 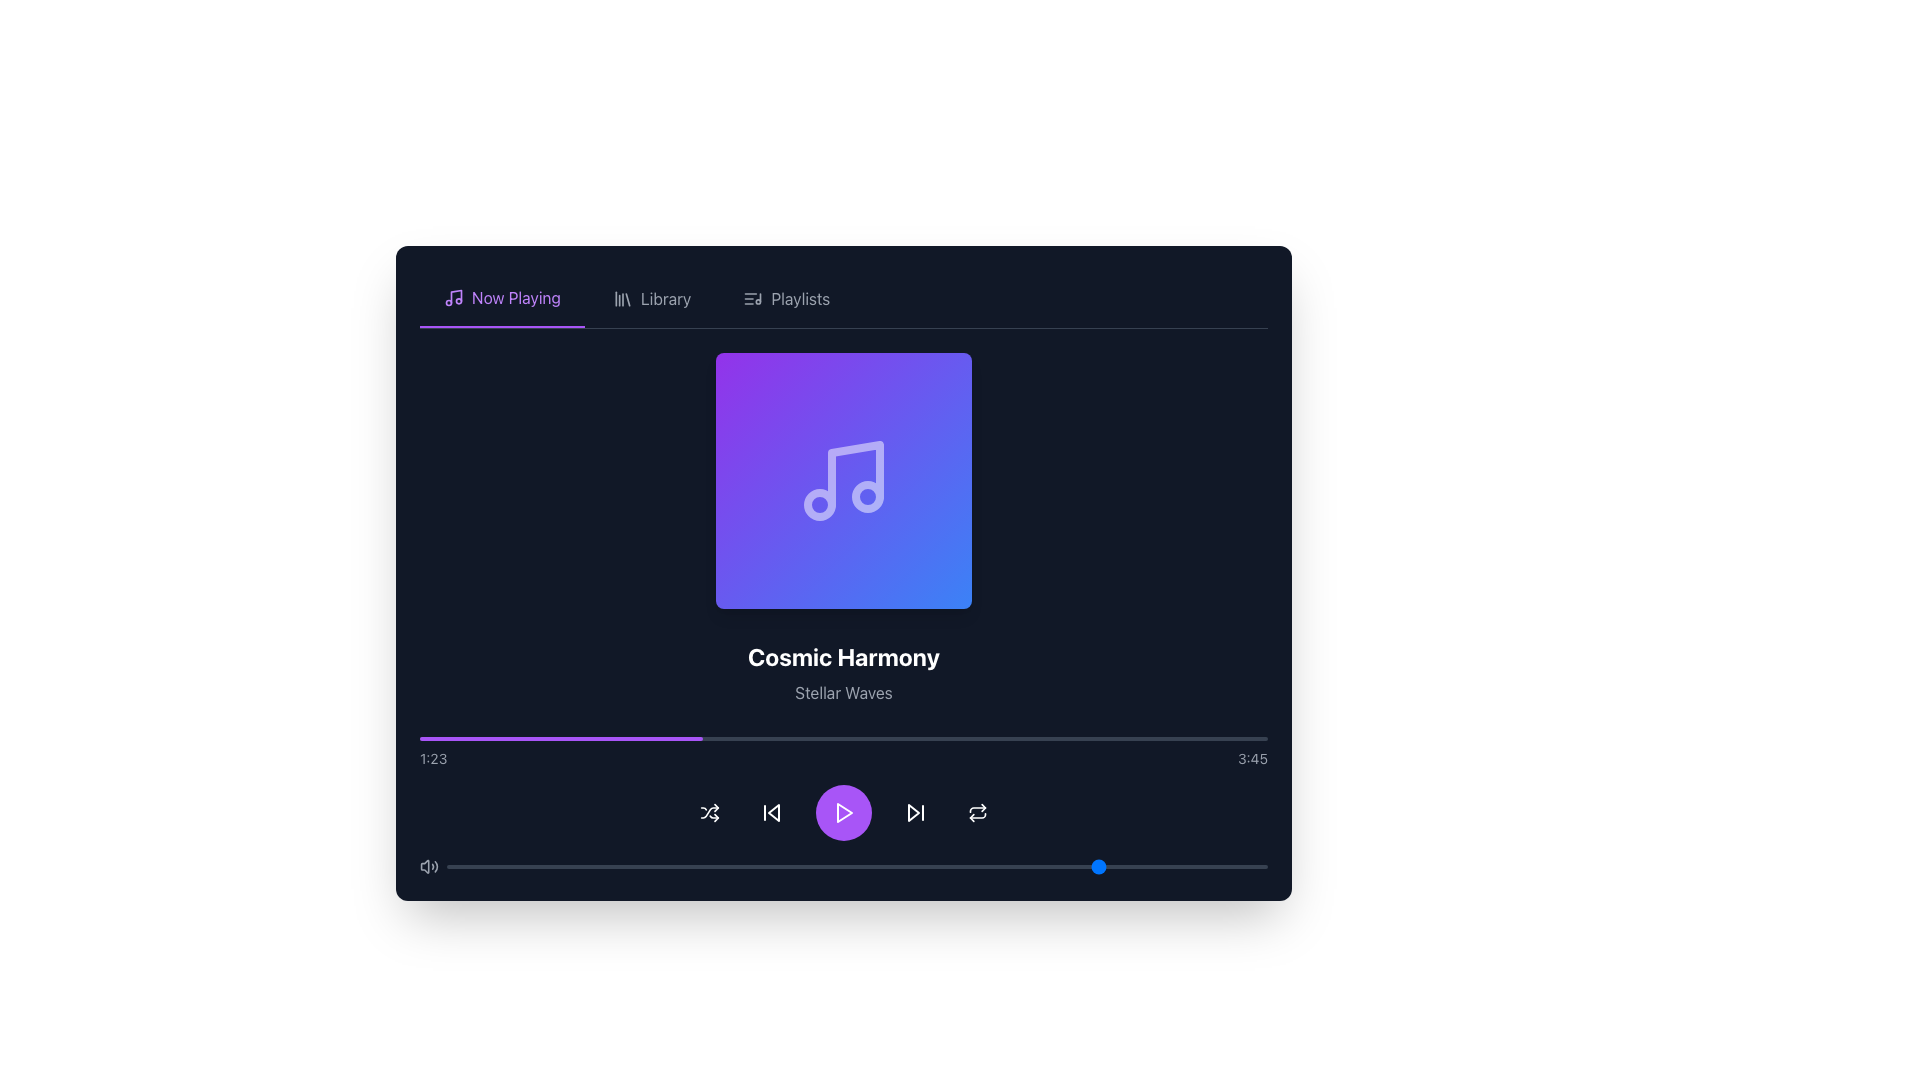 I want to click on the circular purple play button with a triangular icon located in the center of the control panel, so click(x=844, y=813).